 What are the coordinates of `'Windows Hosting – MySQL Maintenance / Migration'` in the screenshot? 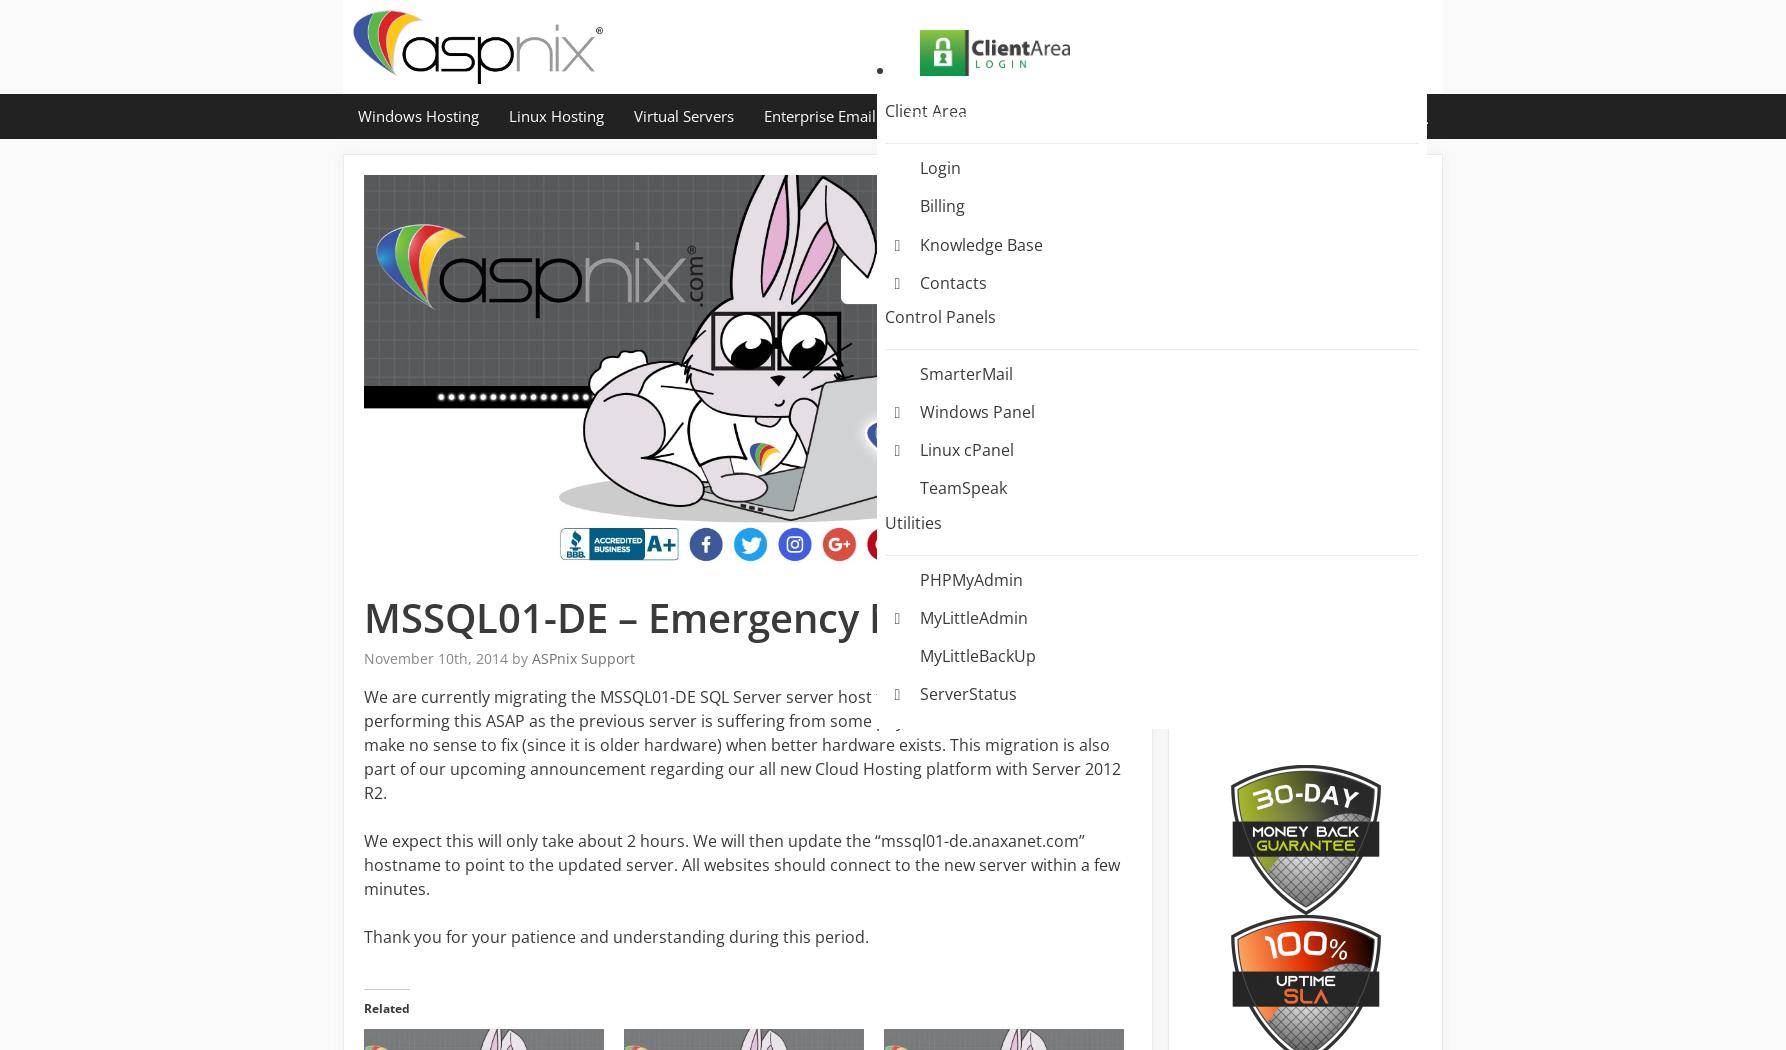 It's located at (1236, 404).